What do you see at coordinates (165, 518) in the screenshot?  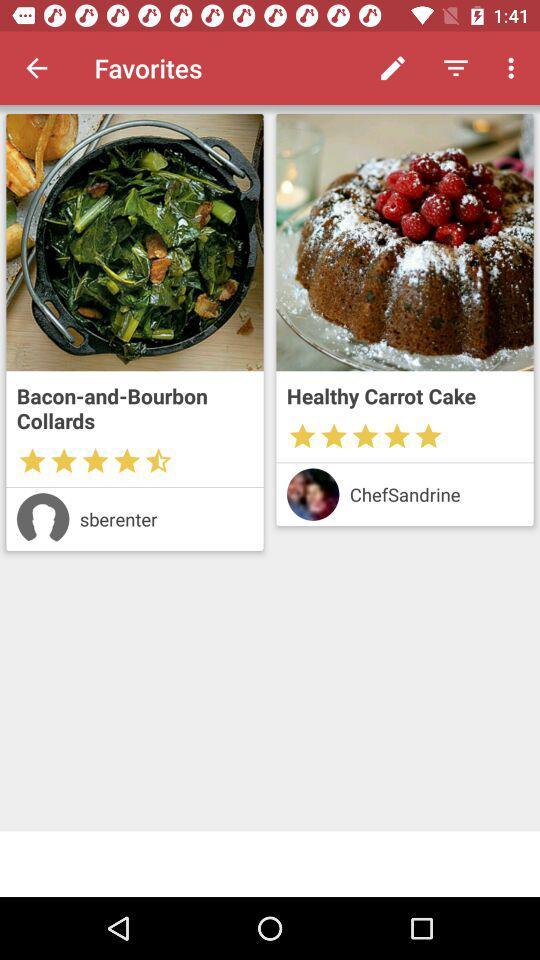 I see `the sberenter` at bounding box center [165, 518].